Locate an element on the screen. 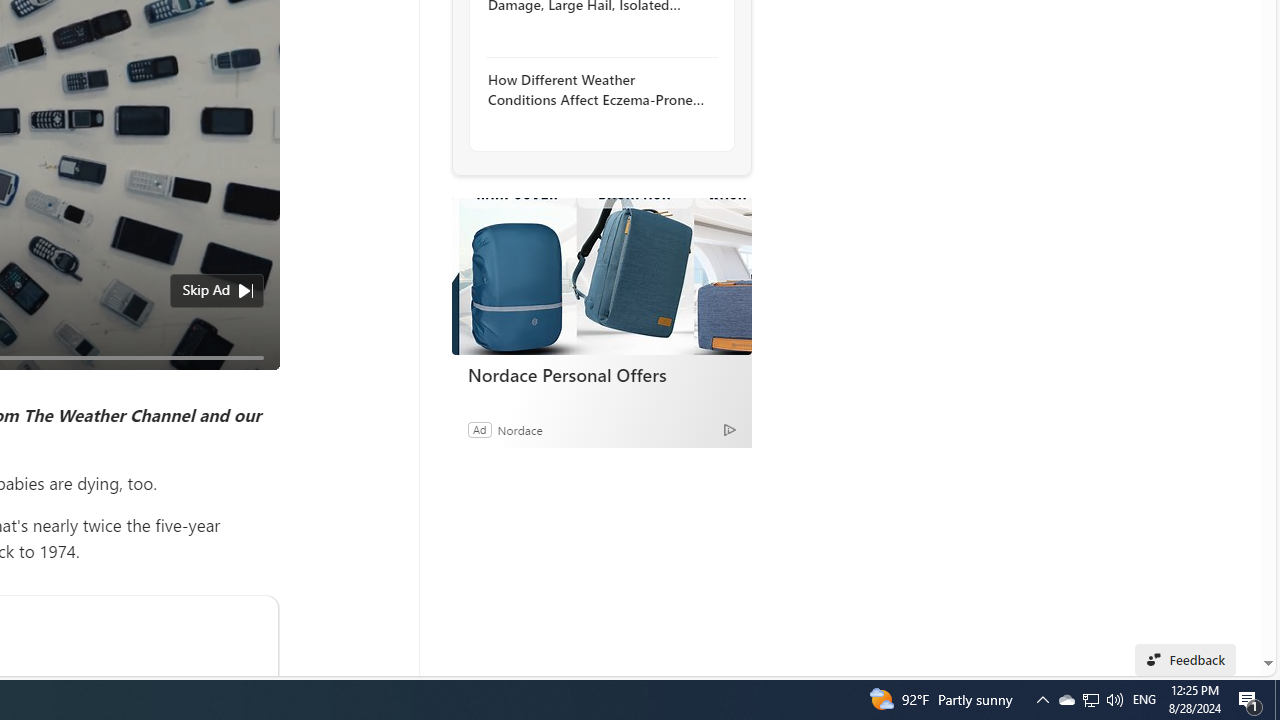  'Nordace Personal Offers' is located at coordinates (600, 276).